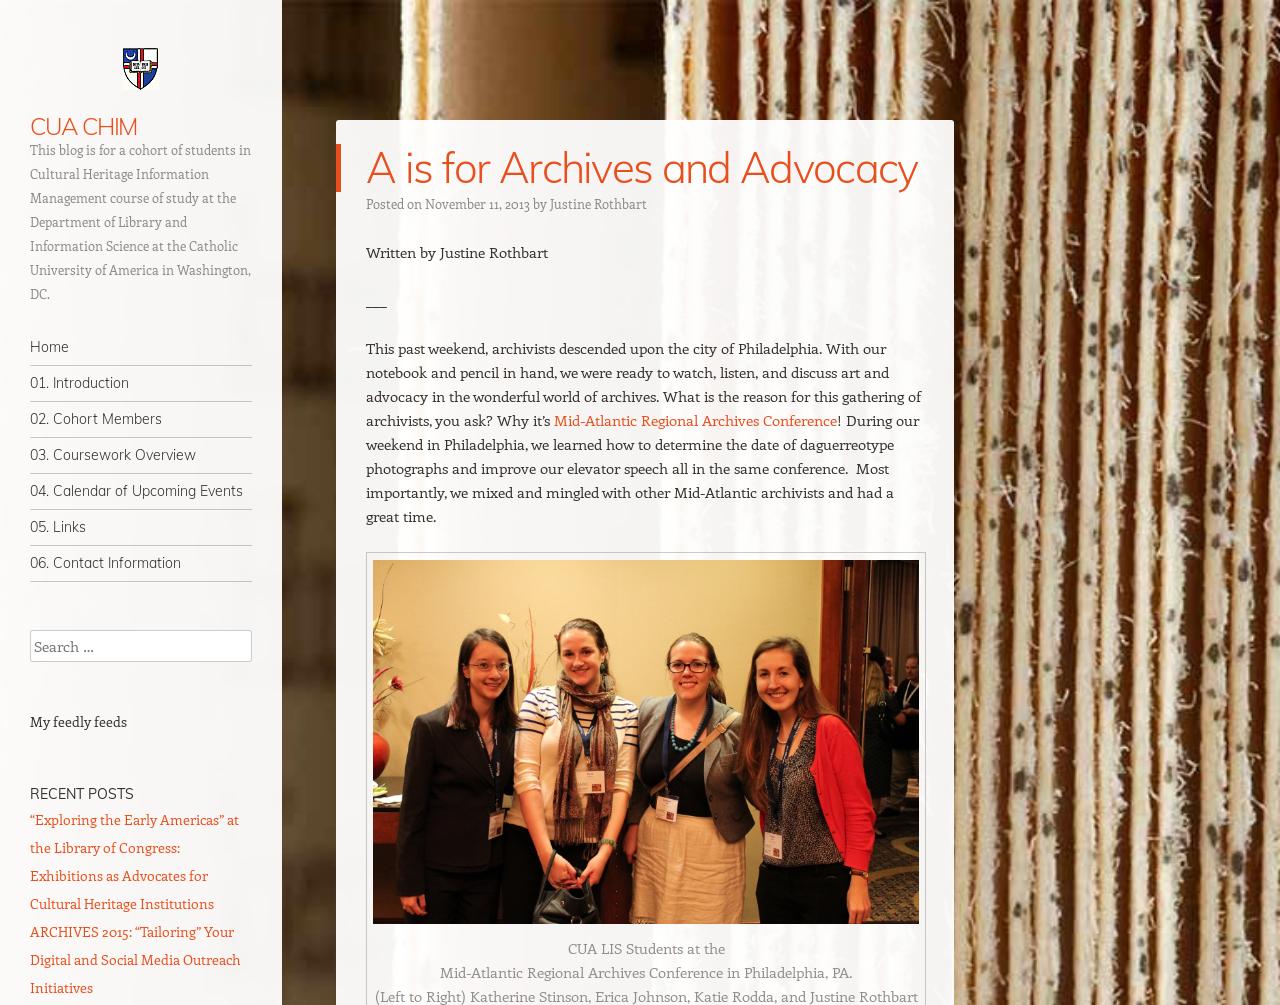  I want to click on 'Home', so click(29, 347).